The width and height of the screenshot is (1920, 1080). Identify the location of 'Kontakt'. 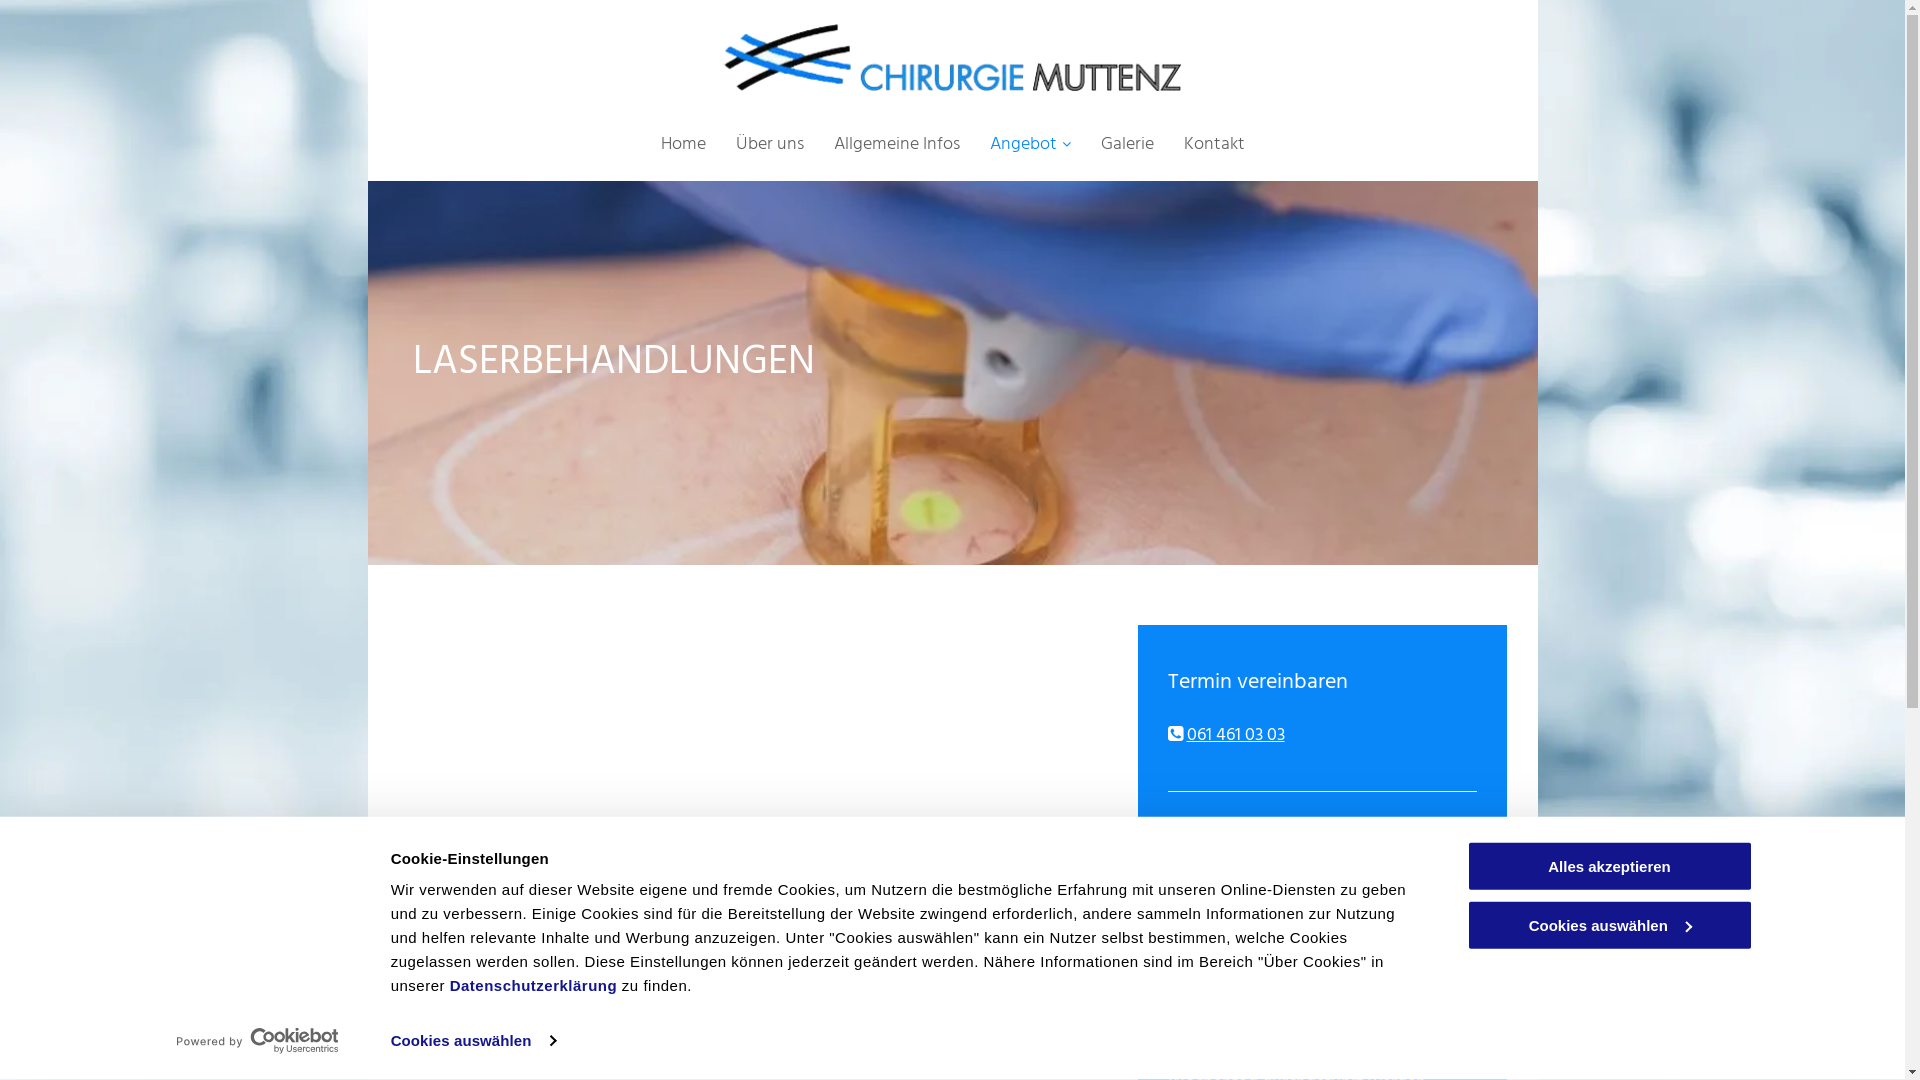
(1213, 143).